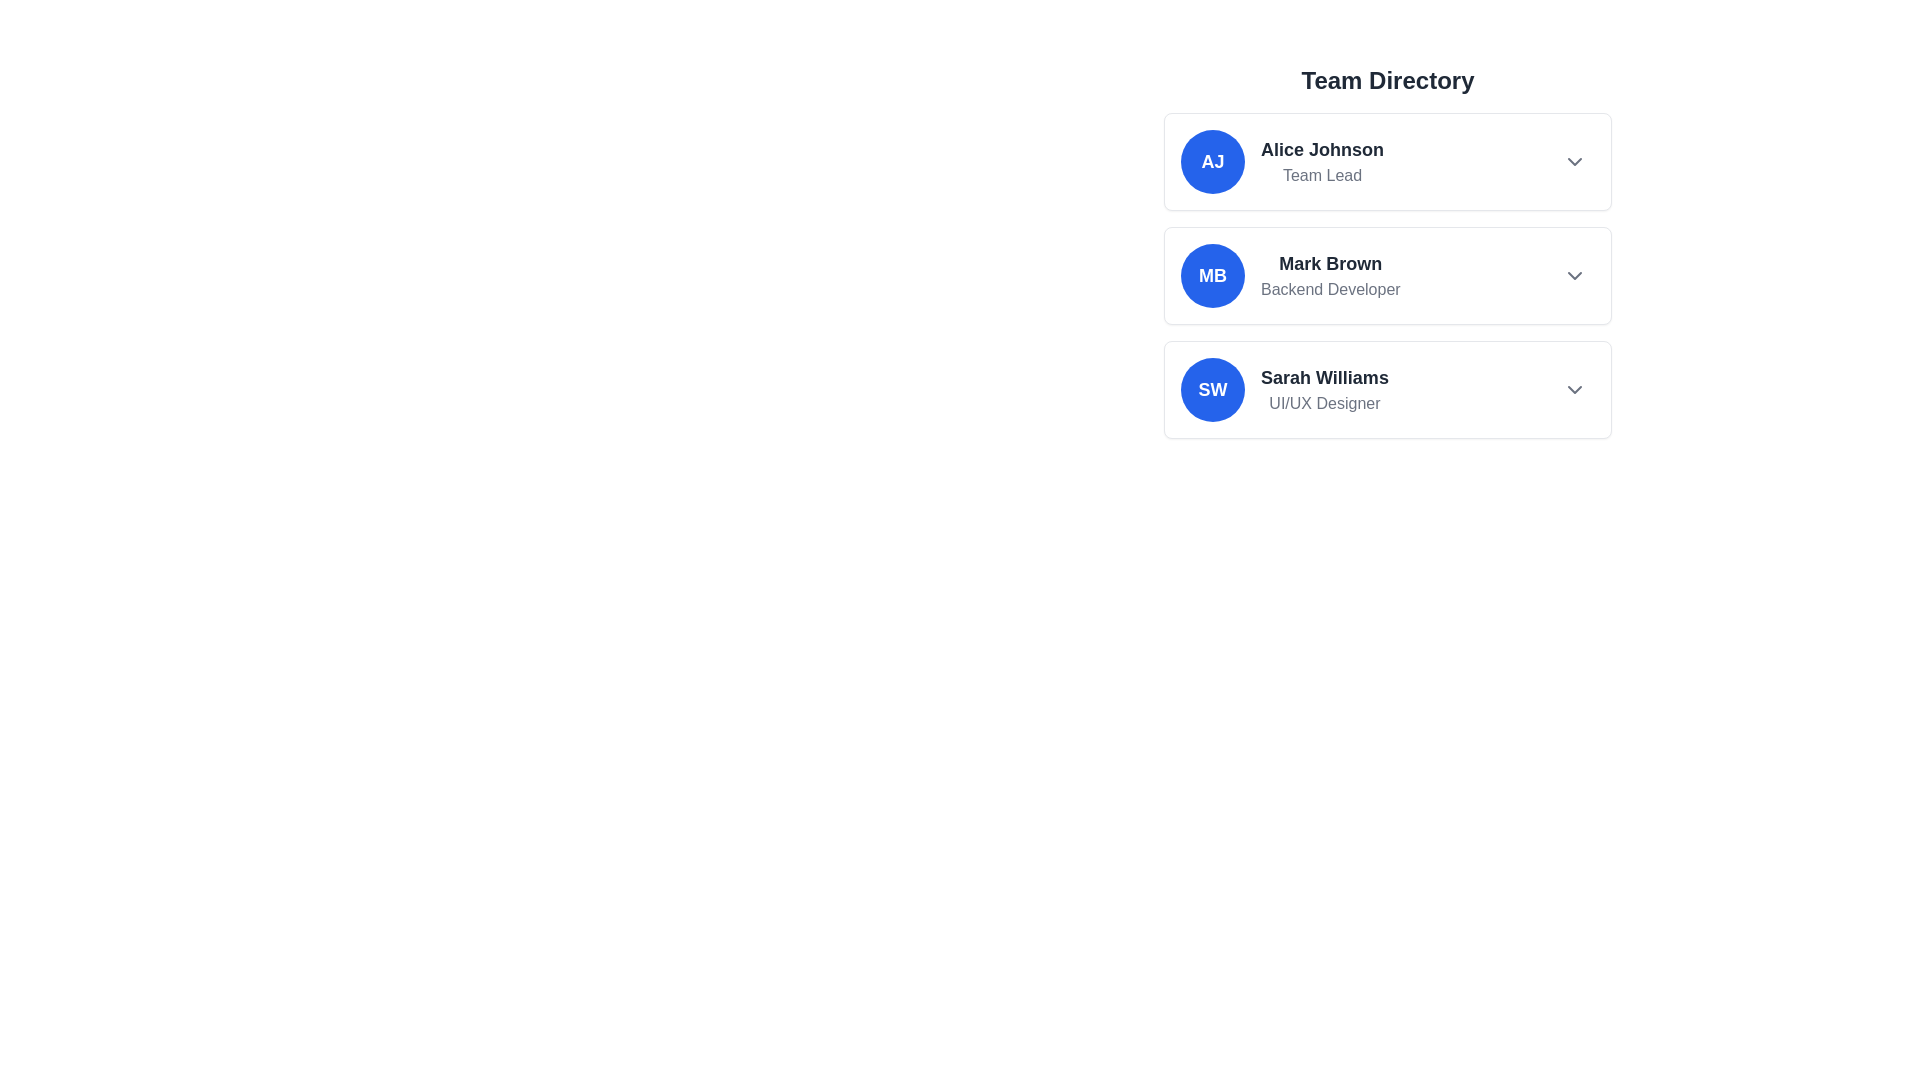  What do you see at coordinates (1386, 250) in the screenshot?
I see `on the profile card for 'Mark Brown', which is the second item in the team directory list` at bounding box center [1386, 250].